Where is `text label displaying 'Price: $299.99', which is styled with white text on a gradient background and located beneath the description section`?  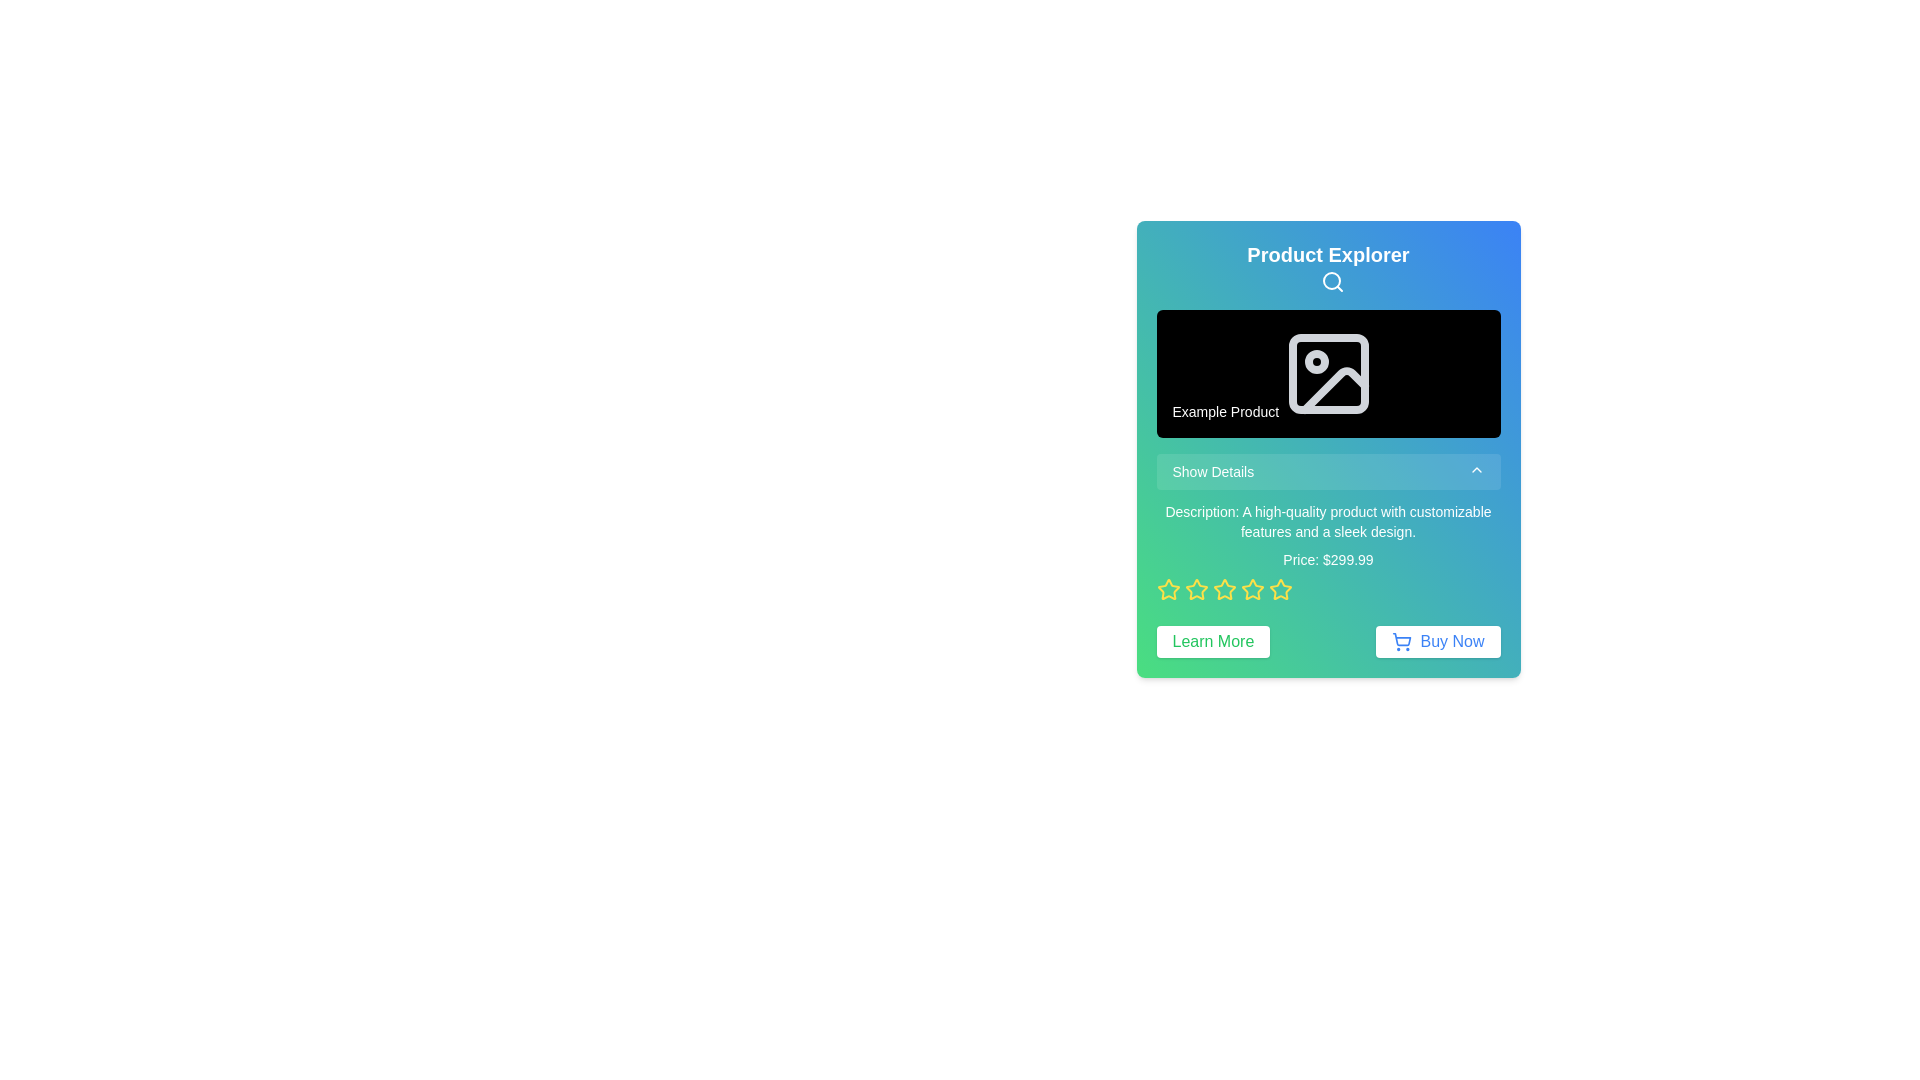 text label displaying 'Price: $299.99', which is styled with white text on a gradient background and located beneath the description section is located at coordinates (1328, 559).